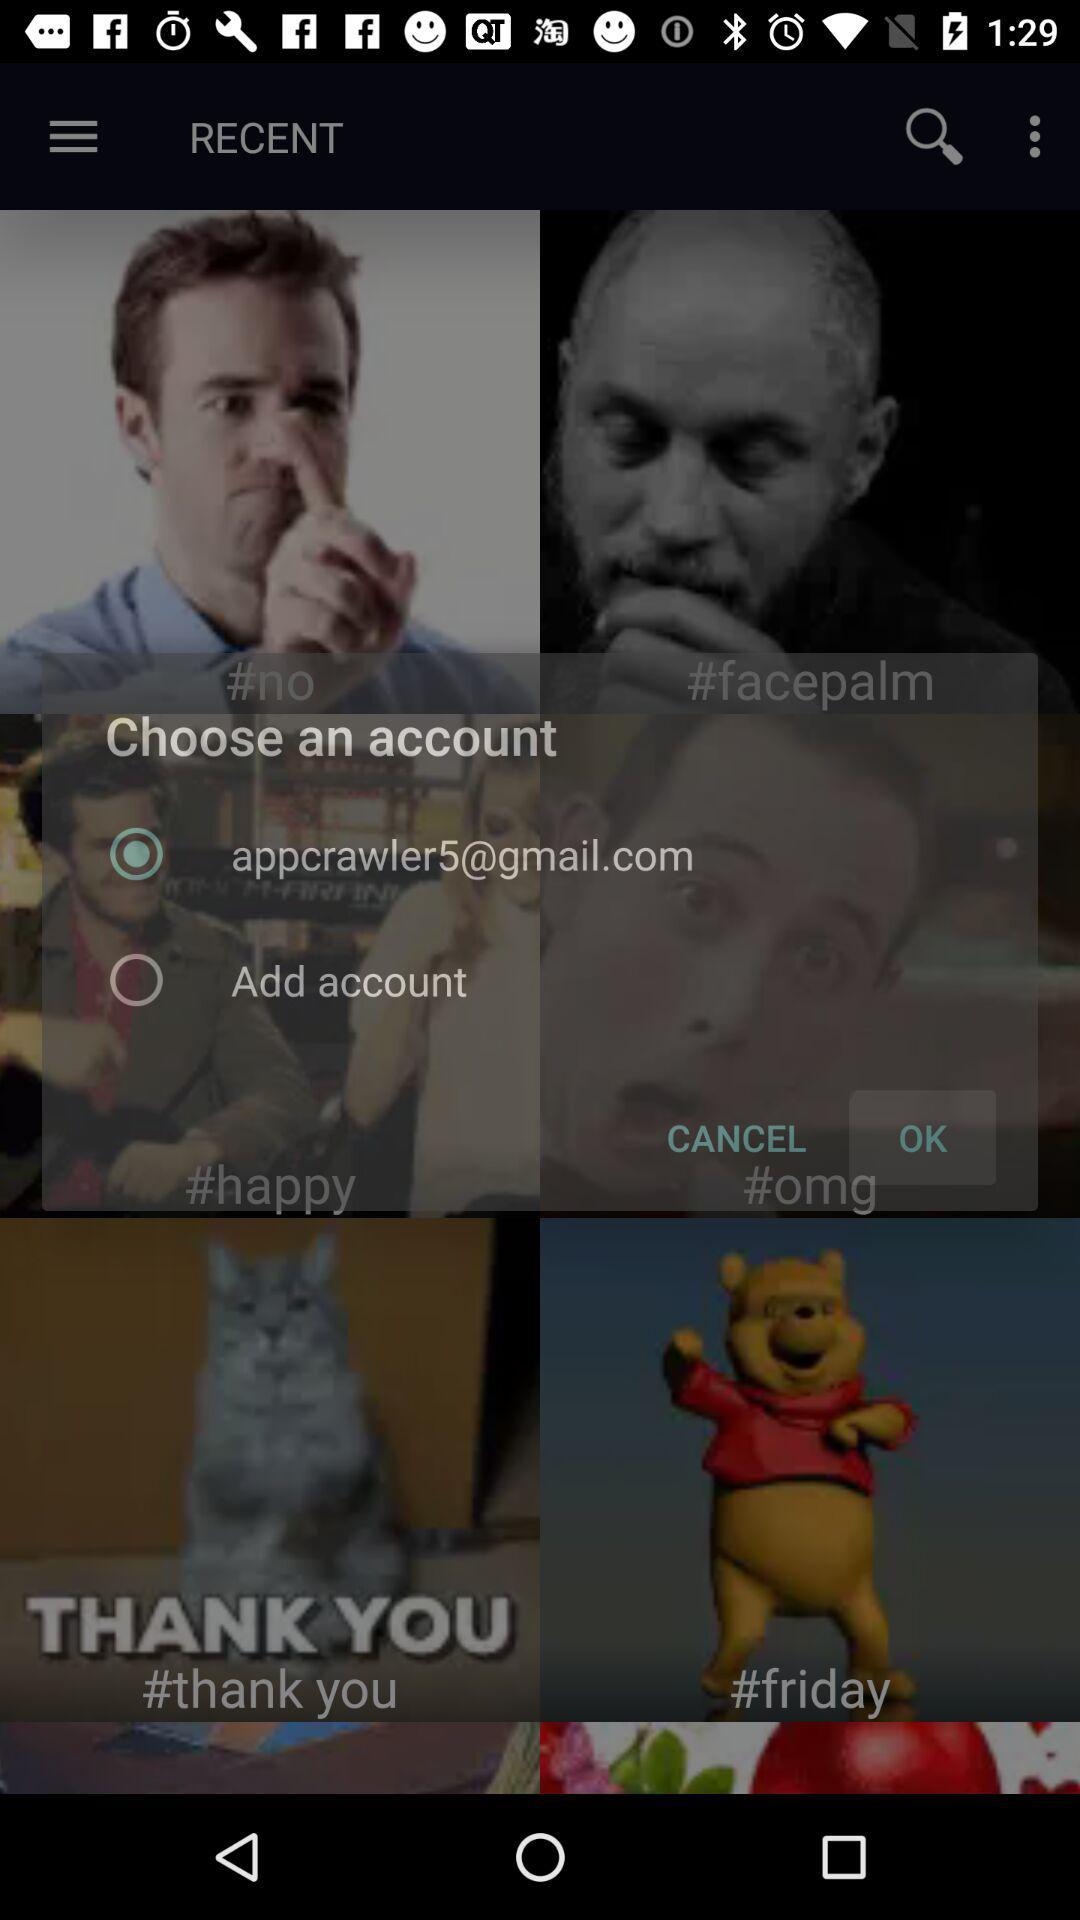 The height and width of the screenshot is (1920, 1080). What do you see at coordinates (810, 1469) in the screenshot?
I see `friday option` at bounding box center [810, 1469].